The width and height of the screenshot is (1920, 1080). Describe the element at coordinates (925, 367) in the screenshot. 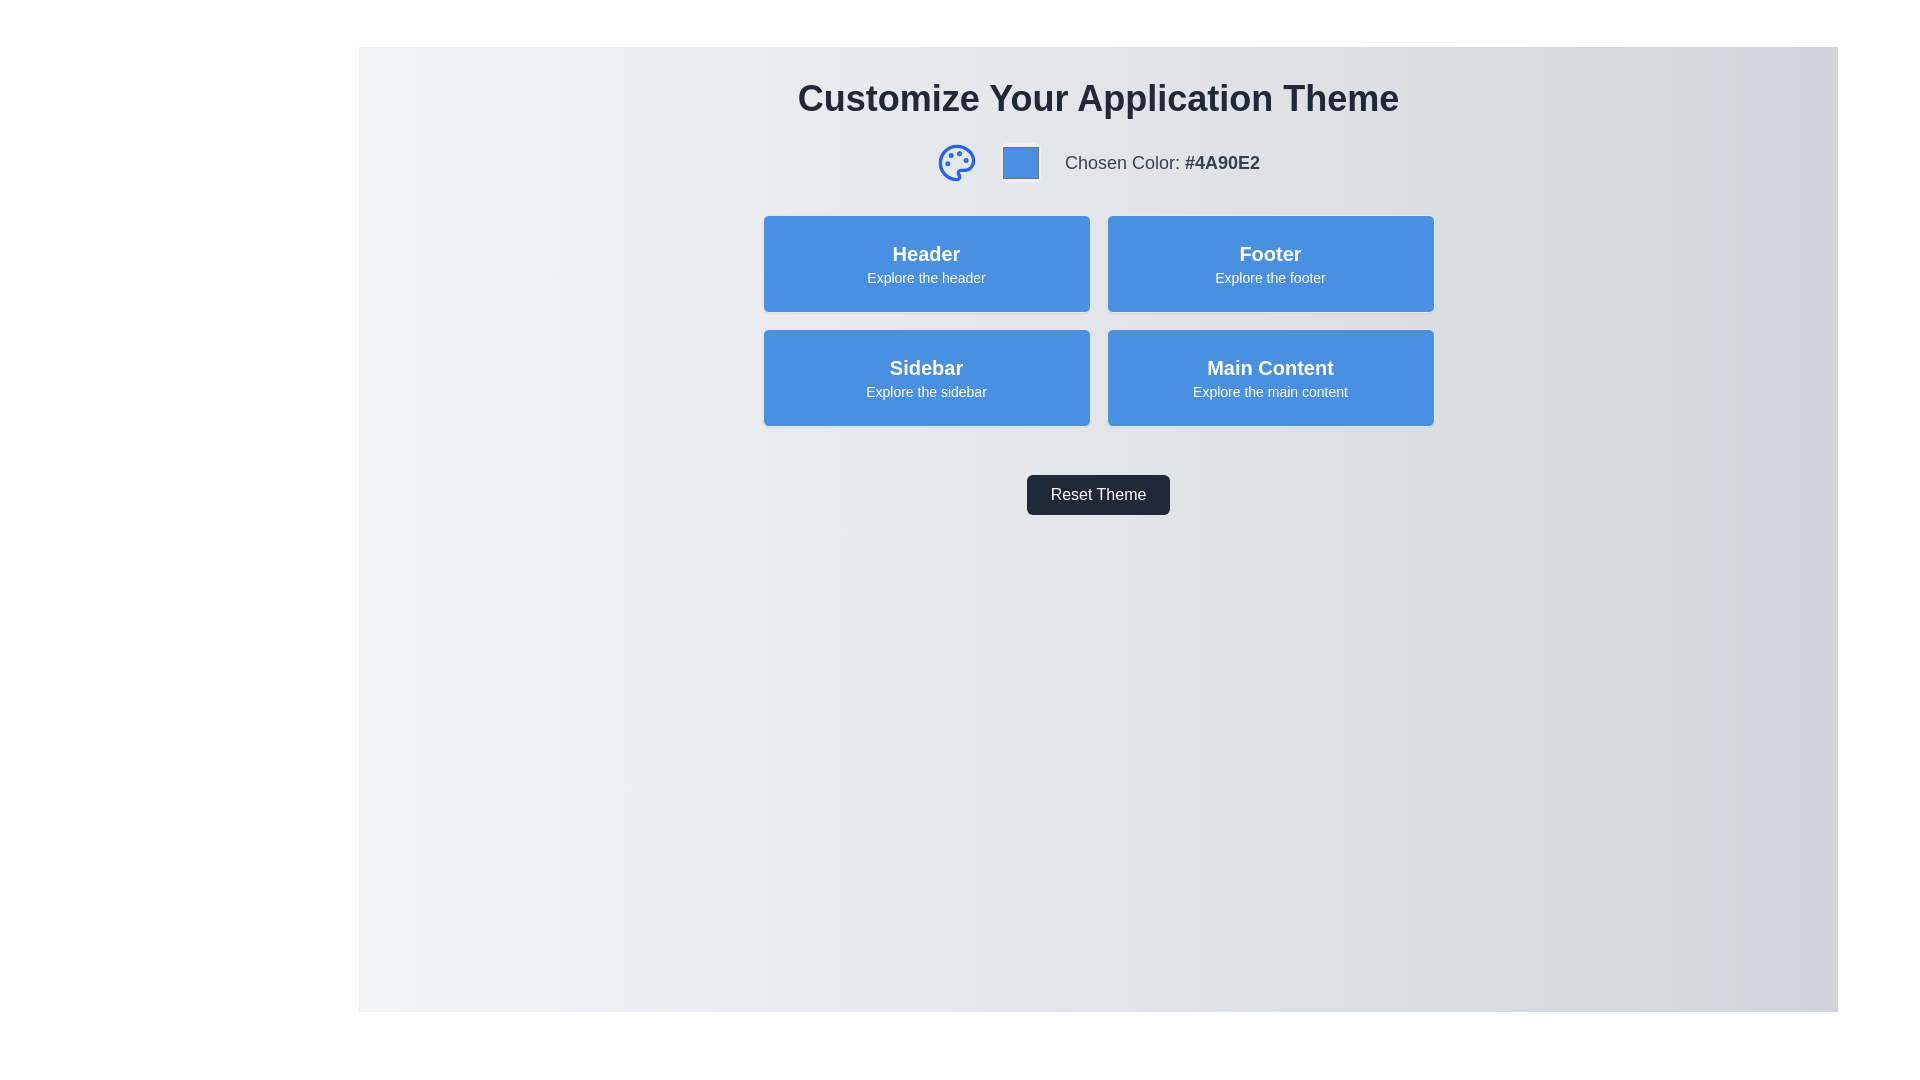

I see `text 'Sidebar' displayed in bold white on a blue rectangular background, located in the bottom-left section of the four-button grid` at that location.